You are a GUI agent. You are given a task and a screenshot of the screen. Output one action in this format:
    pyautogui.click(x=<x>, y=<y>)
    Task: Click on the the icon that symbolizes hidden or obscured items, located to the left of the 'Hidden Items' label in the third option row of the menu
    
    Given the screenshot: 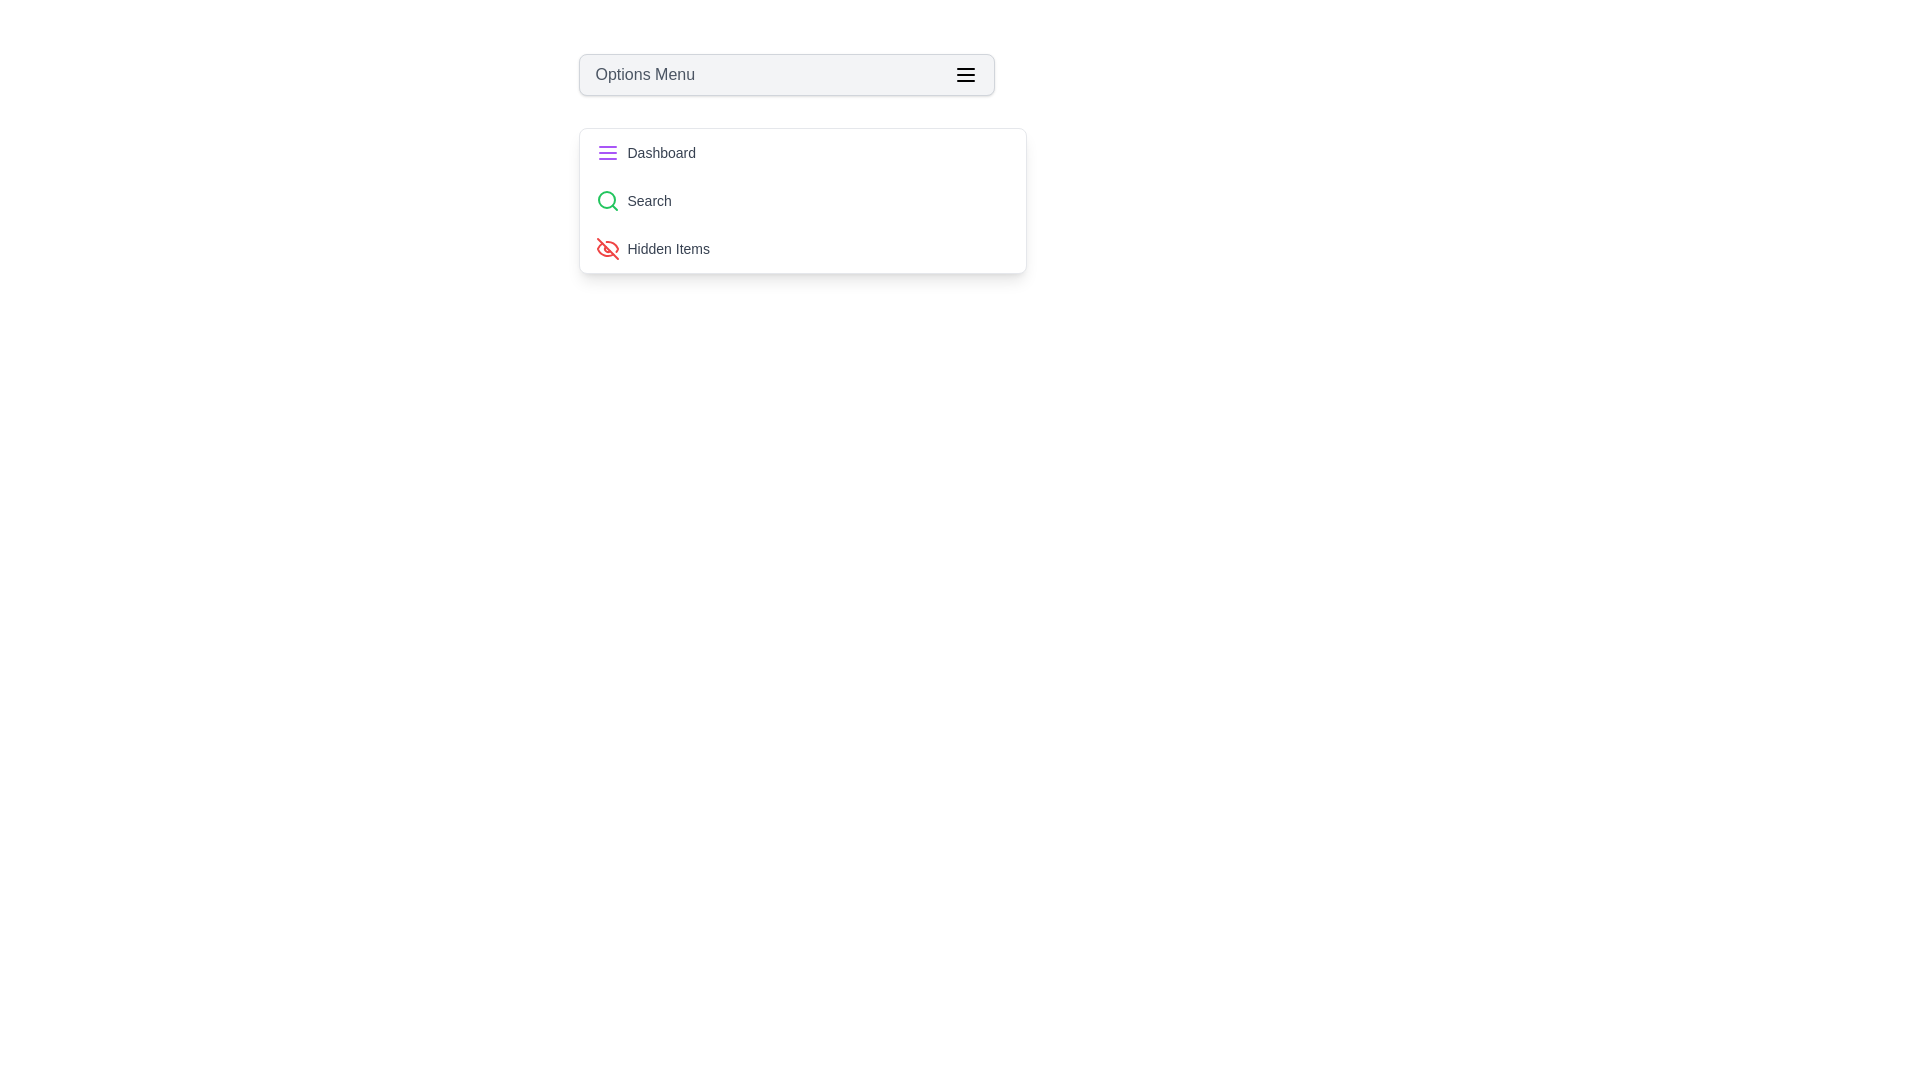 What is the action you would take?
    pyautogui.click(x=606, y=248)
    